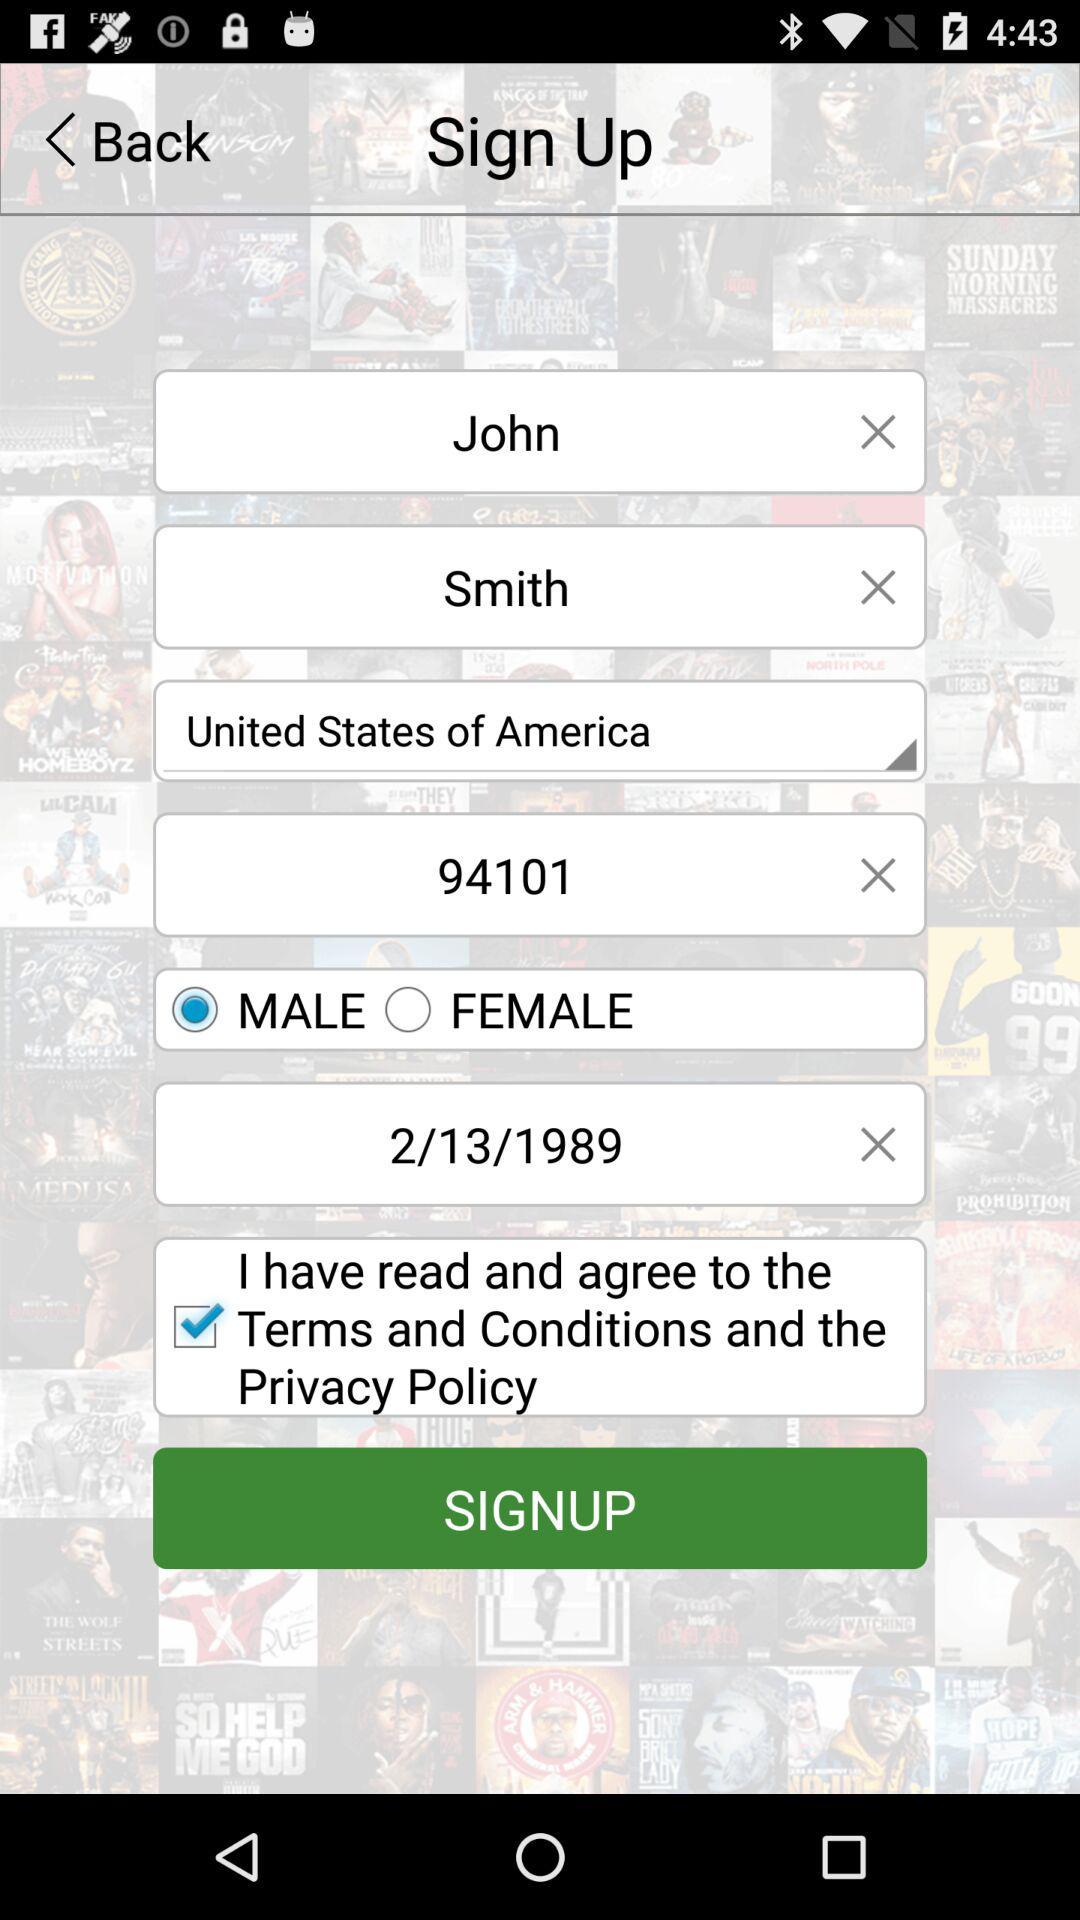 The width and height of the screenshot is (1080, 1920). Describe the element at coordinates (877, 460) in the screenshot. I see `the close icon` at that location.